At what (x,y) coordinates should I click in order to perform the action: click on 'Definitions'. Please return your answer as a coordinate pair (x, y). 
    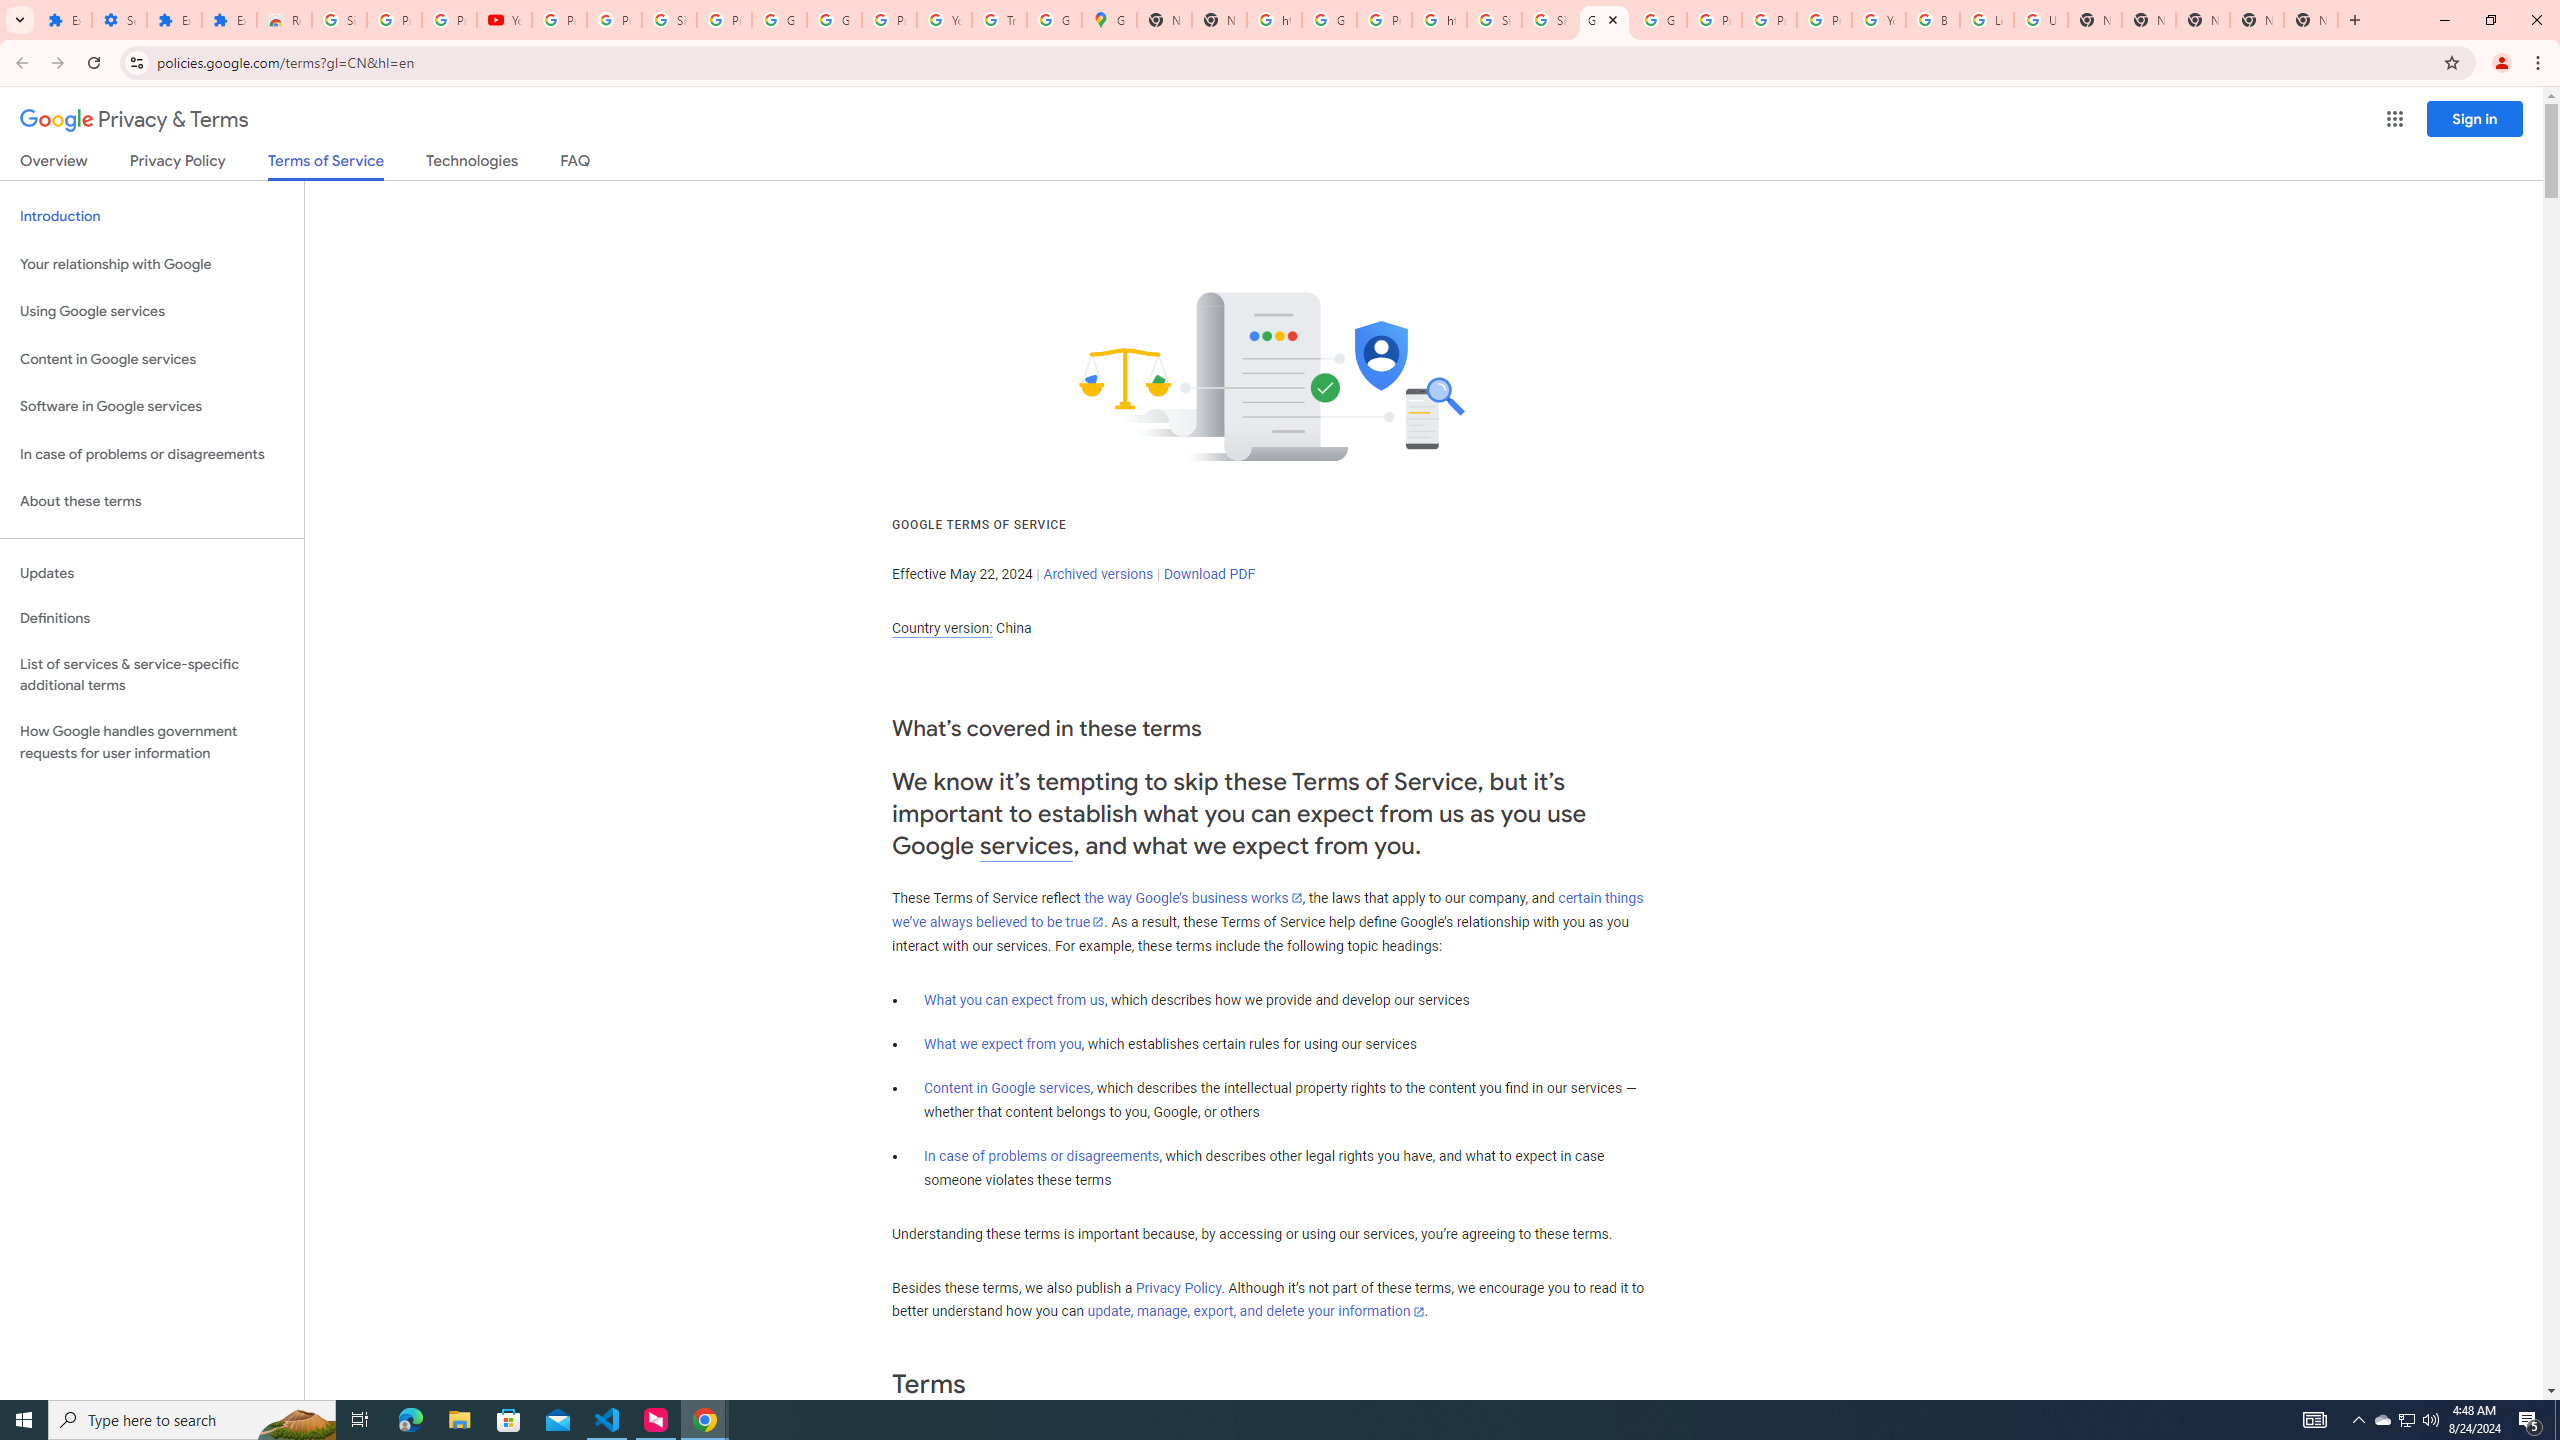
    Looking at the image, I should click on (151, 618).